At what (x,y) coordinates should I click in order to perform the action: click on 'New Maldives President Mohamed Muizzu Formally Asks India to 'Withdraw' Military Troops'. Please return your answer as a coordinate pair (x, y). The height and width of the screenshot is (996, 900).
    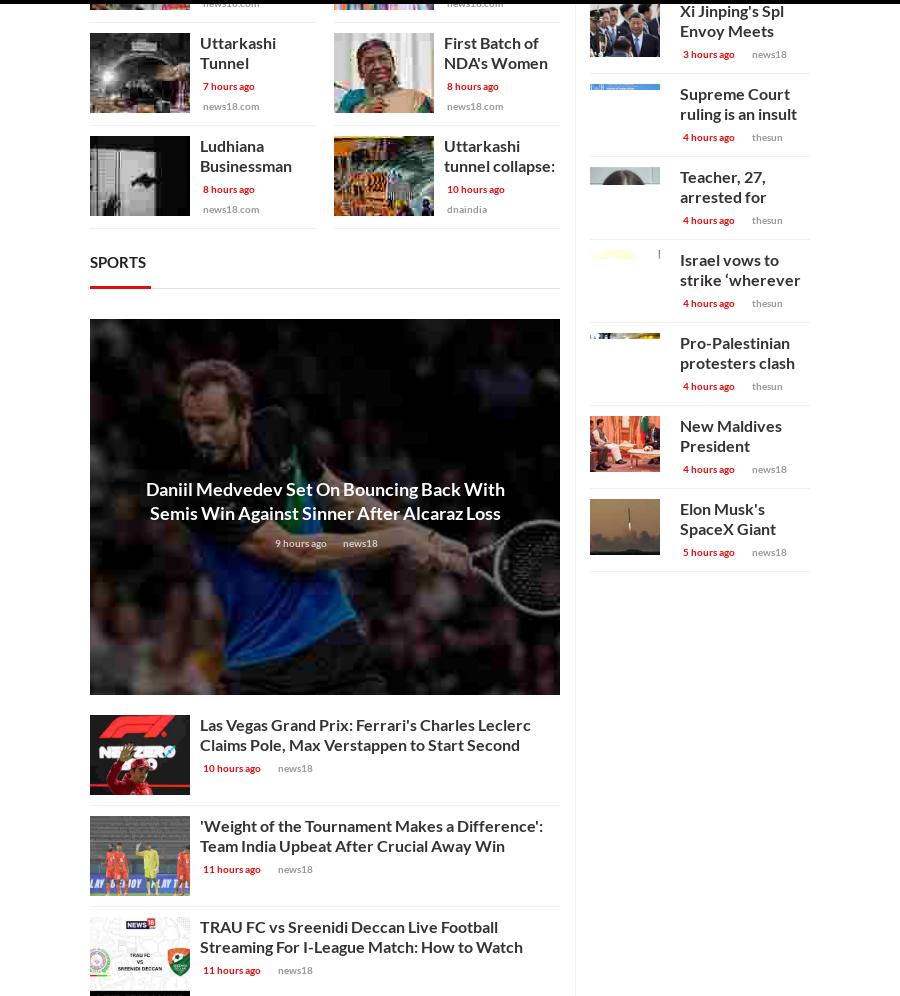
    Looking at the image, I should click on (743, 484).